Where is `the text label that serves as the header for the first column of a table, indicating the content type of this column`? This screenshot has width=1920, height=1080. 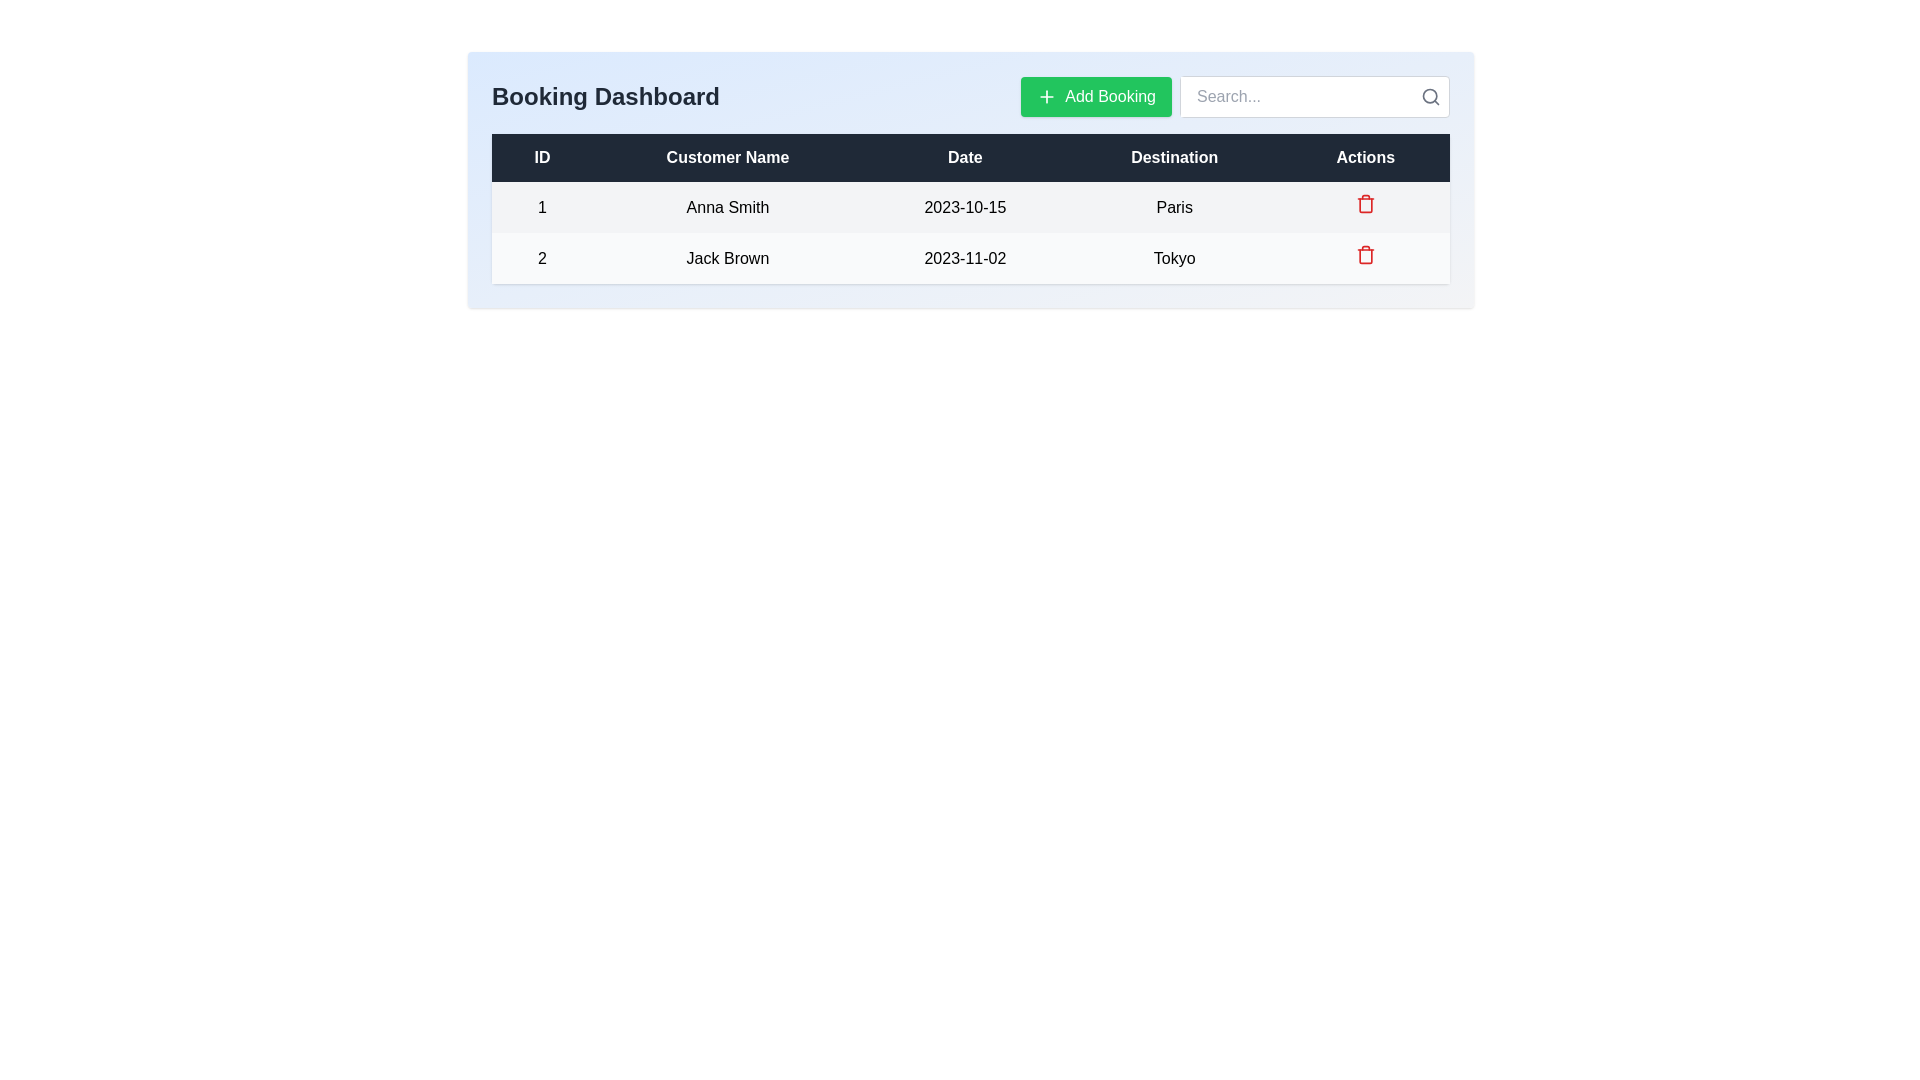
the text label that serves as the header for the first column of a table, indicating the content type of this column is located at coordinates (542, 157).